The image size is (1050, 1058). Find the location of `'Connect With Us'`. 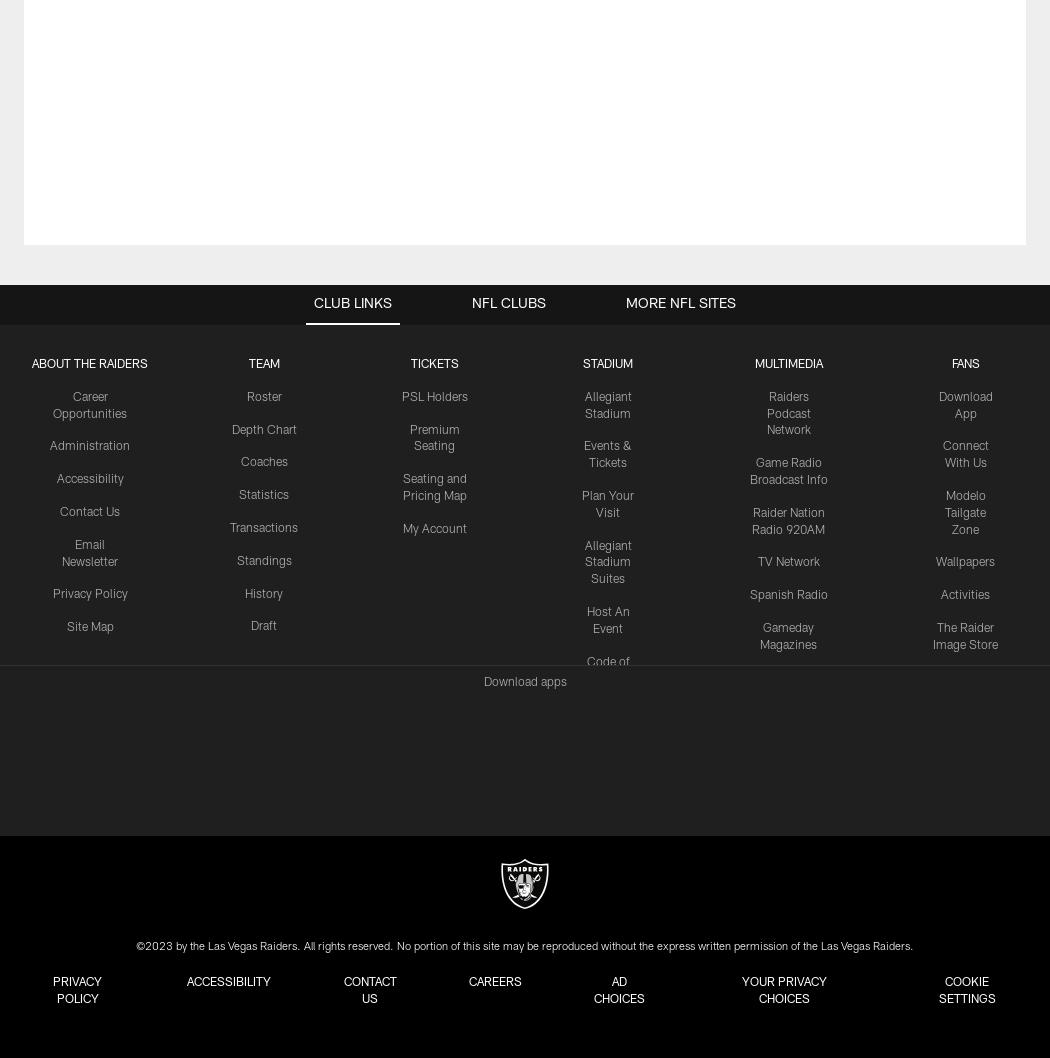

'Connect With Us' is located at coordinates (940, 454).